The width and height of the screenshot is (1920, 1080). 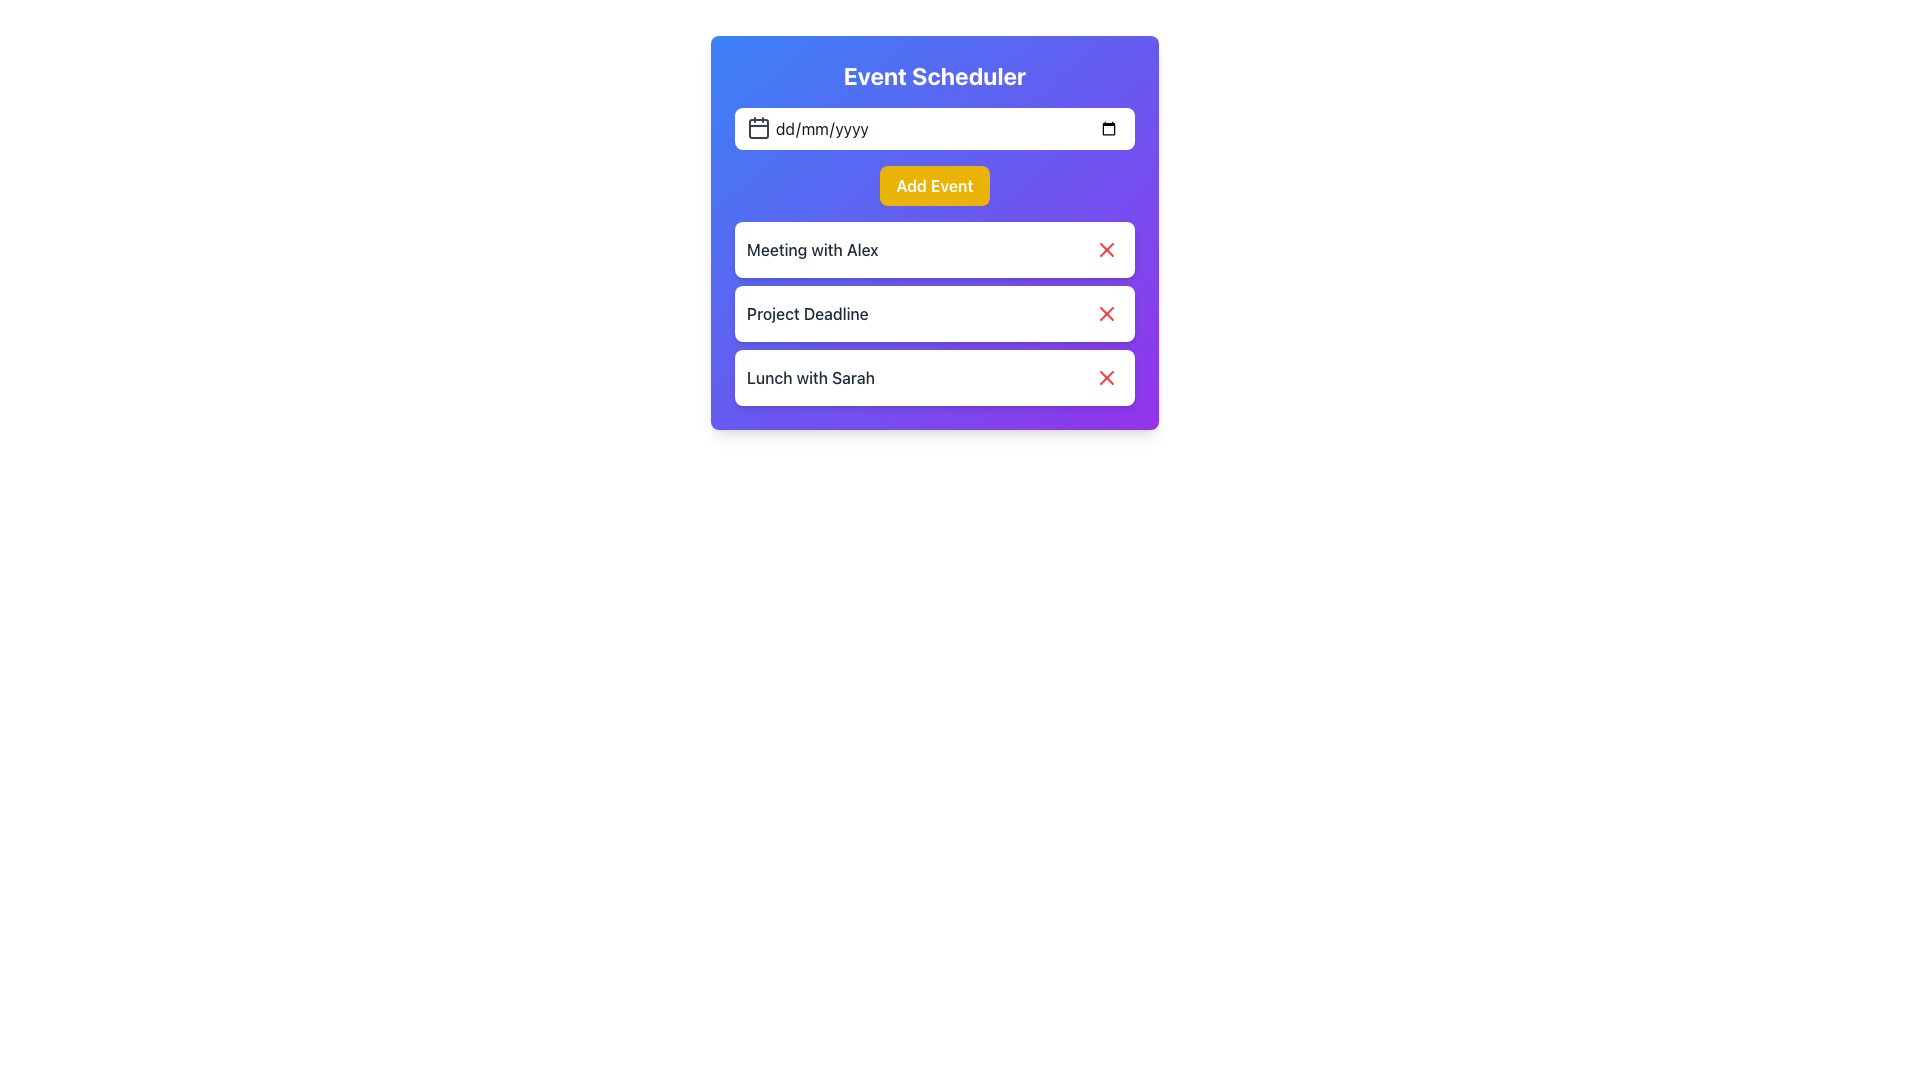 What do you see at coordinates (1106, 249) in the screenshot?
I see `the cross icon button` at bounding box center [1106, 249].